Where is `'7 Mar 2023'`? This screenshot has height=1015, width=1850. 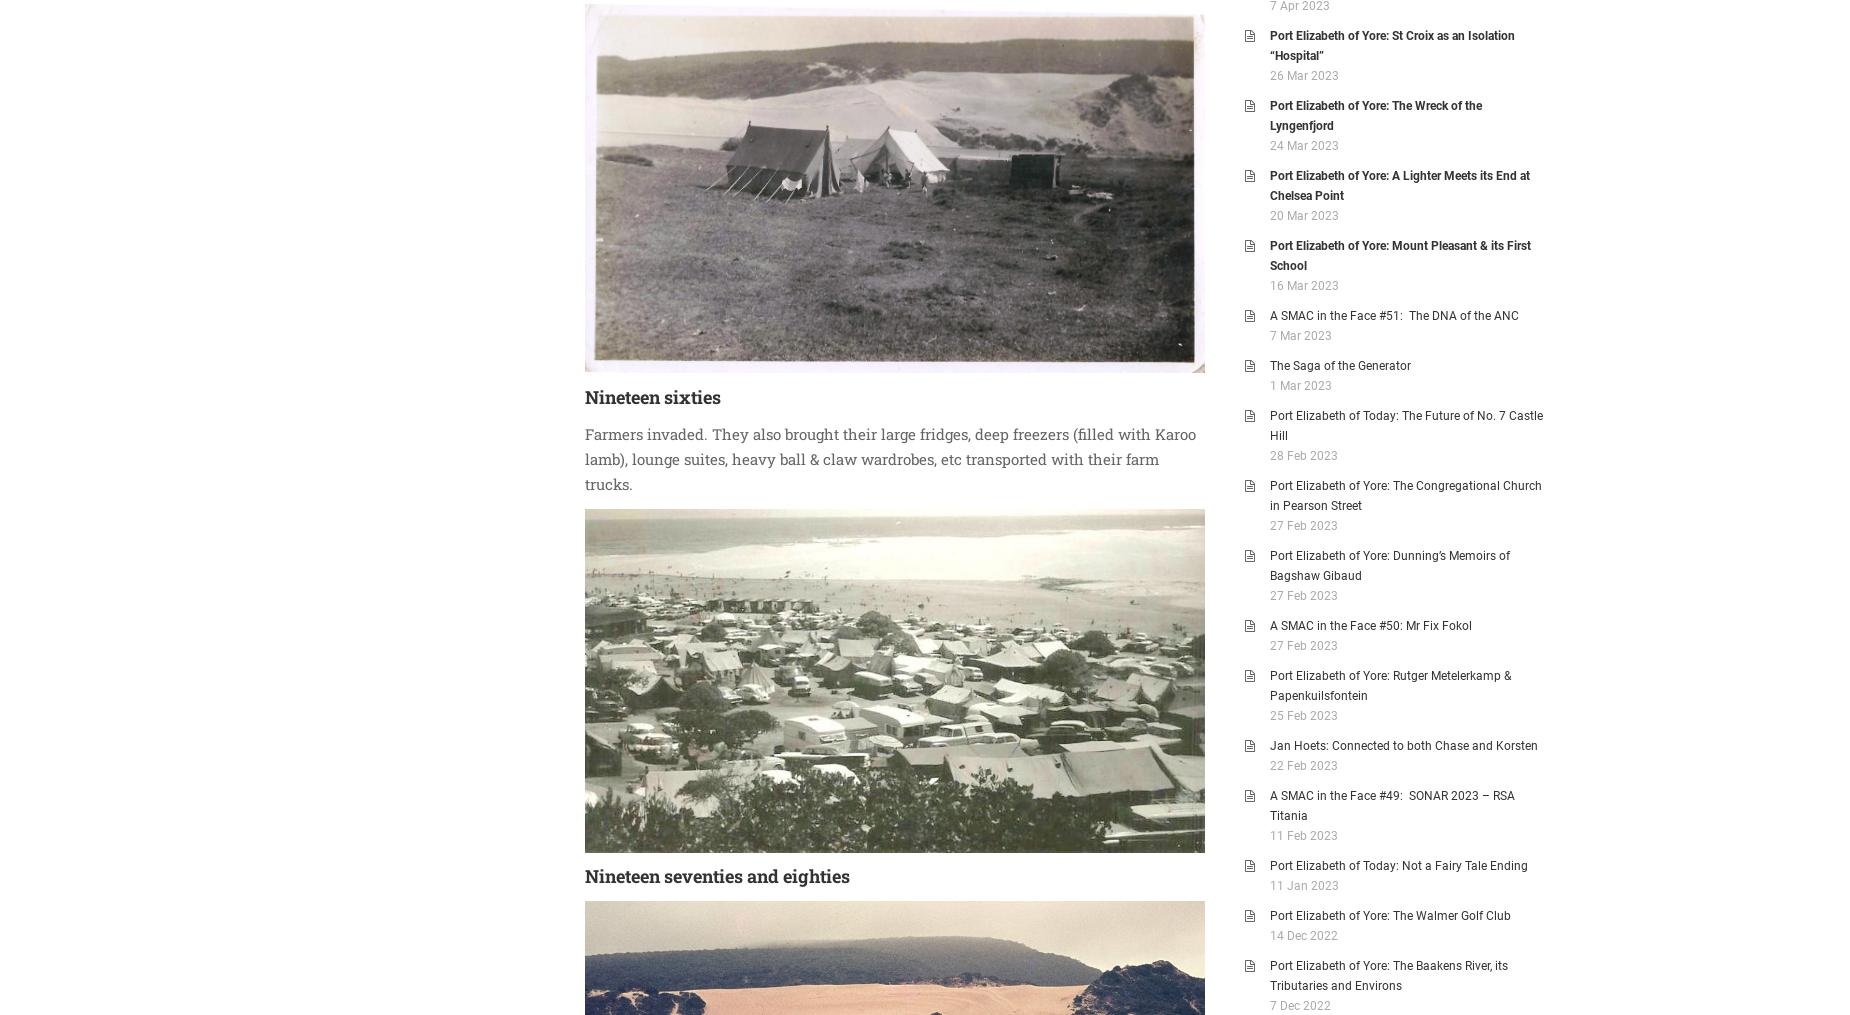 '7 Mar 2023' is located at coordinates (1269, 334).